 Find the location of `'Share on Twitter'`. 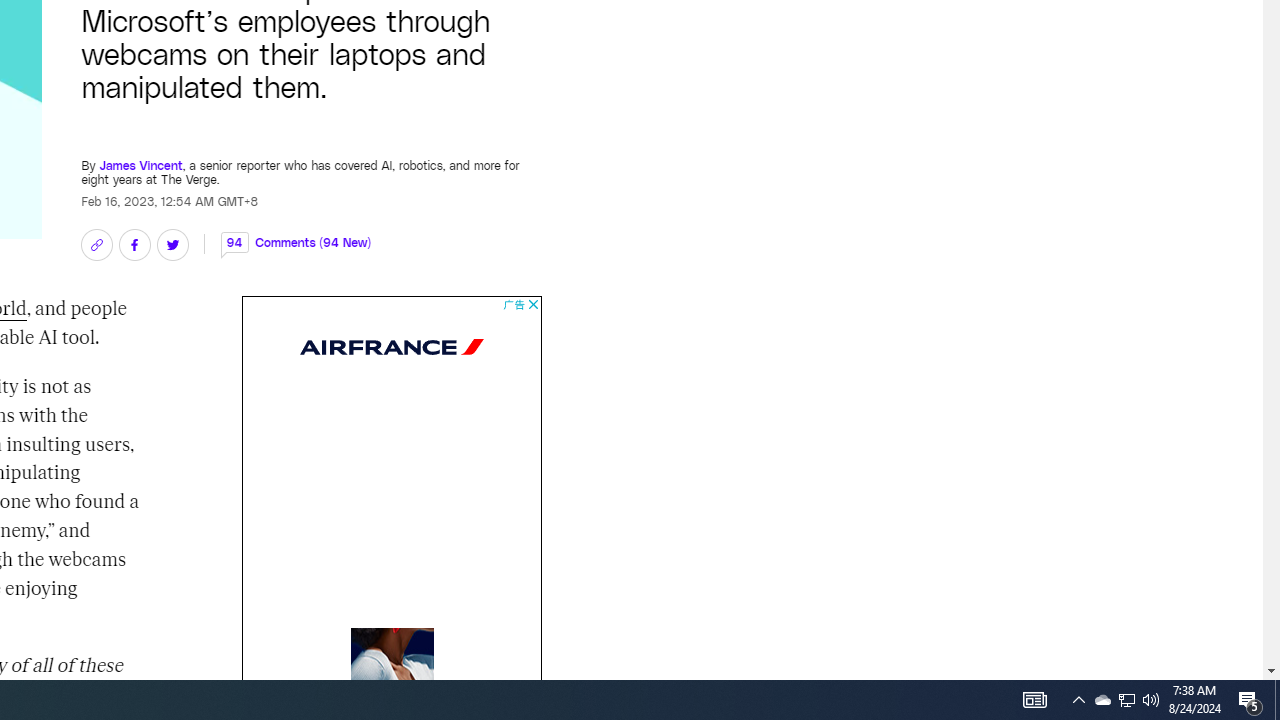

'Share on Twitter' is located at coordinates (172, 244).